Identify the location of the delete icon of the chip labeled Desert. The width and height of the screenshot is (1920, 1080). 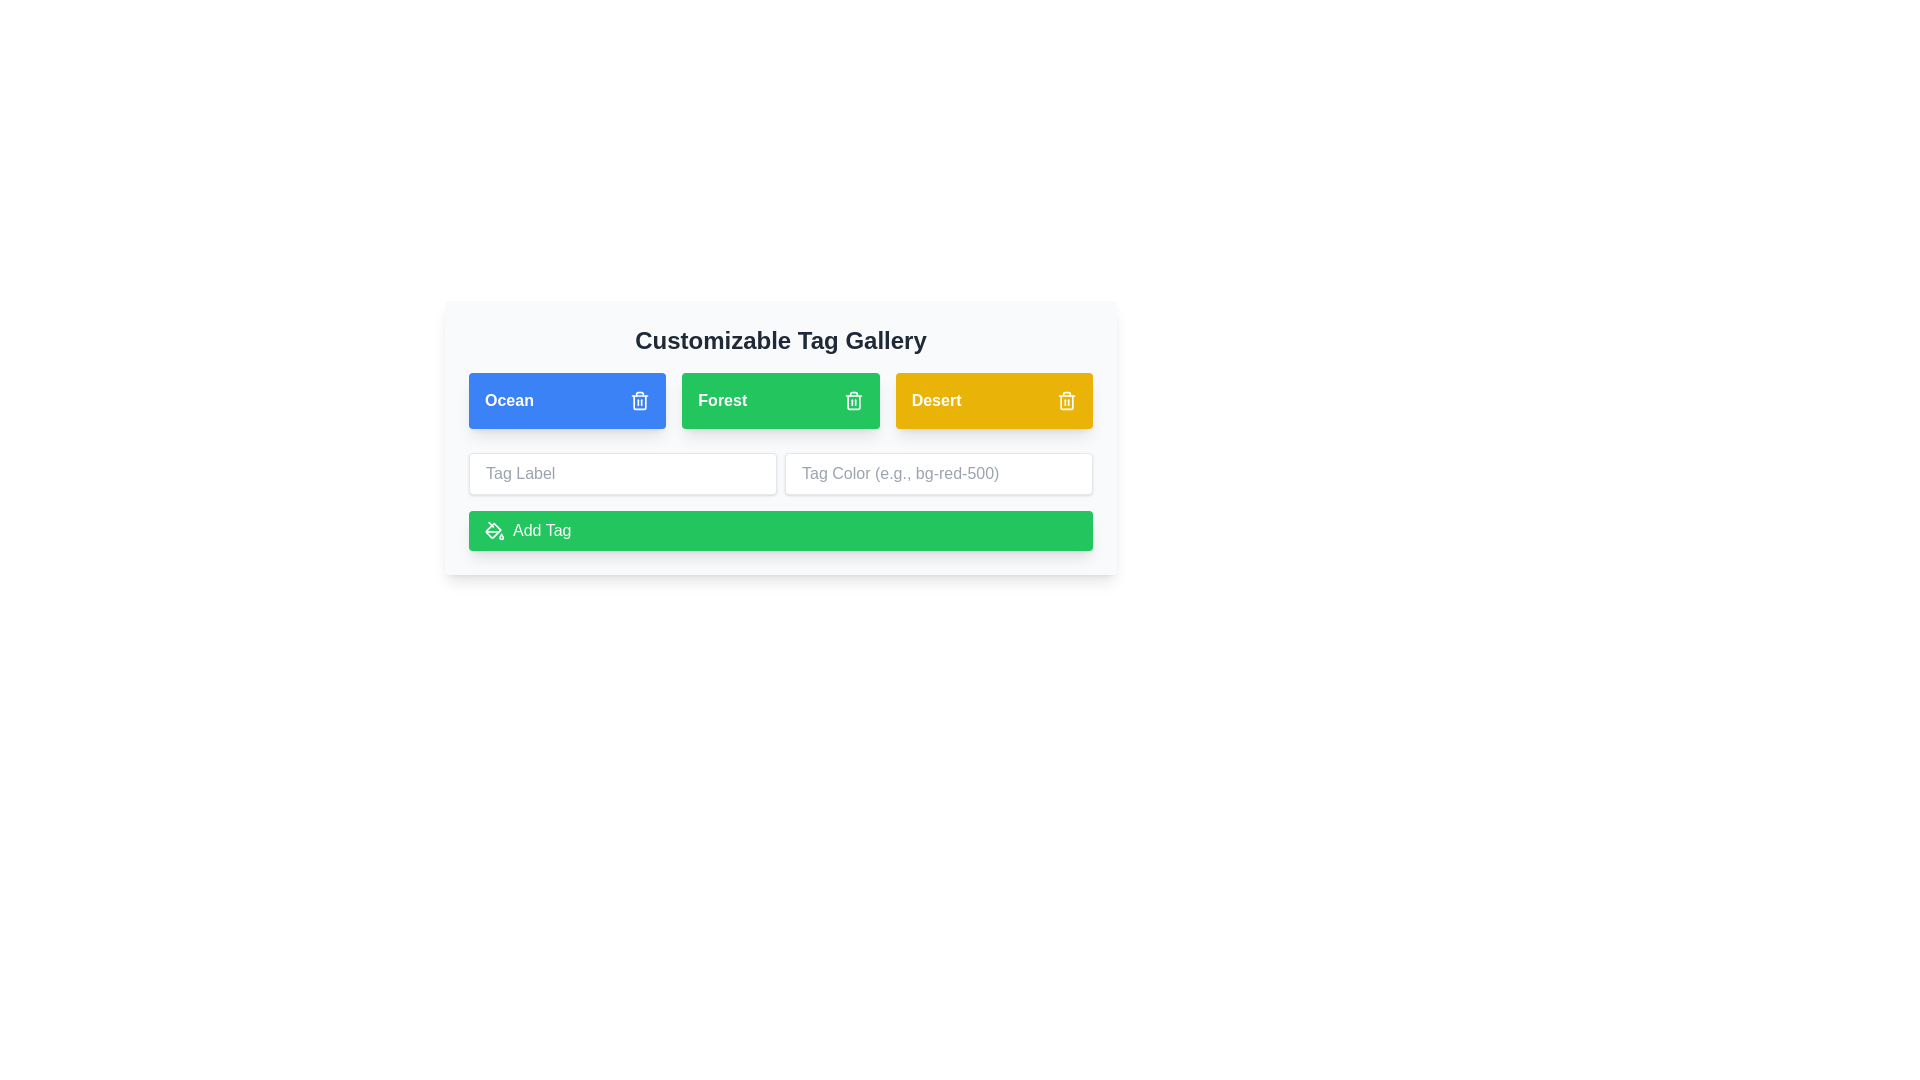
(1065, 401).